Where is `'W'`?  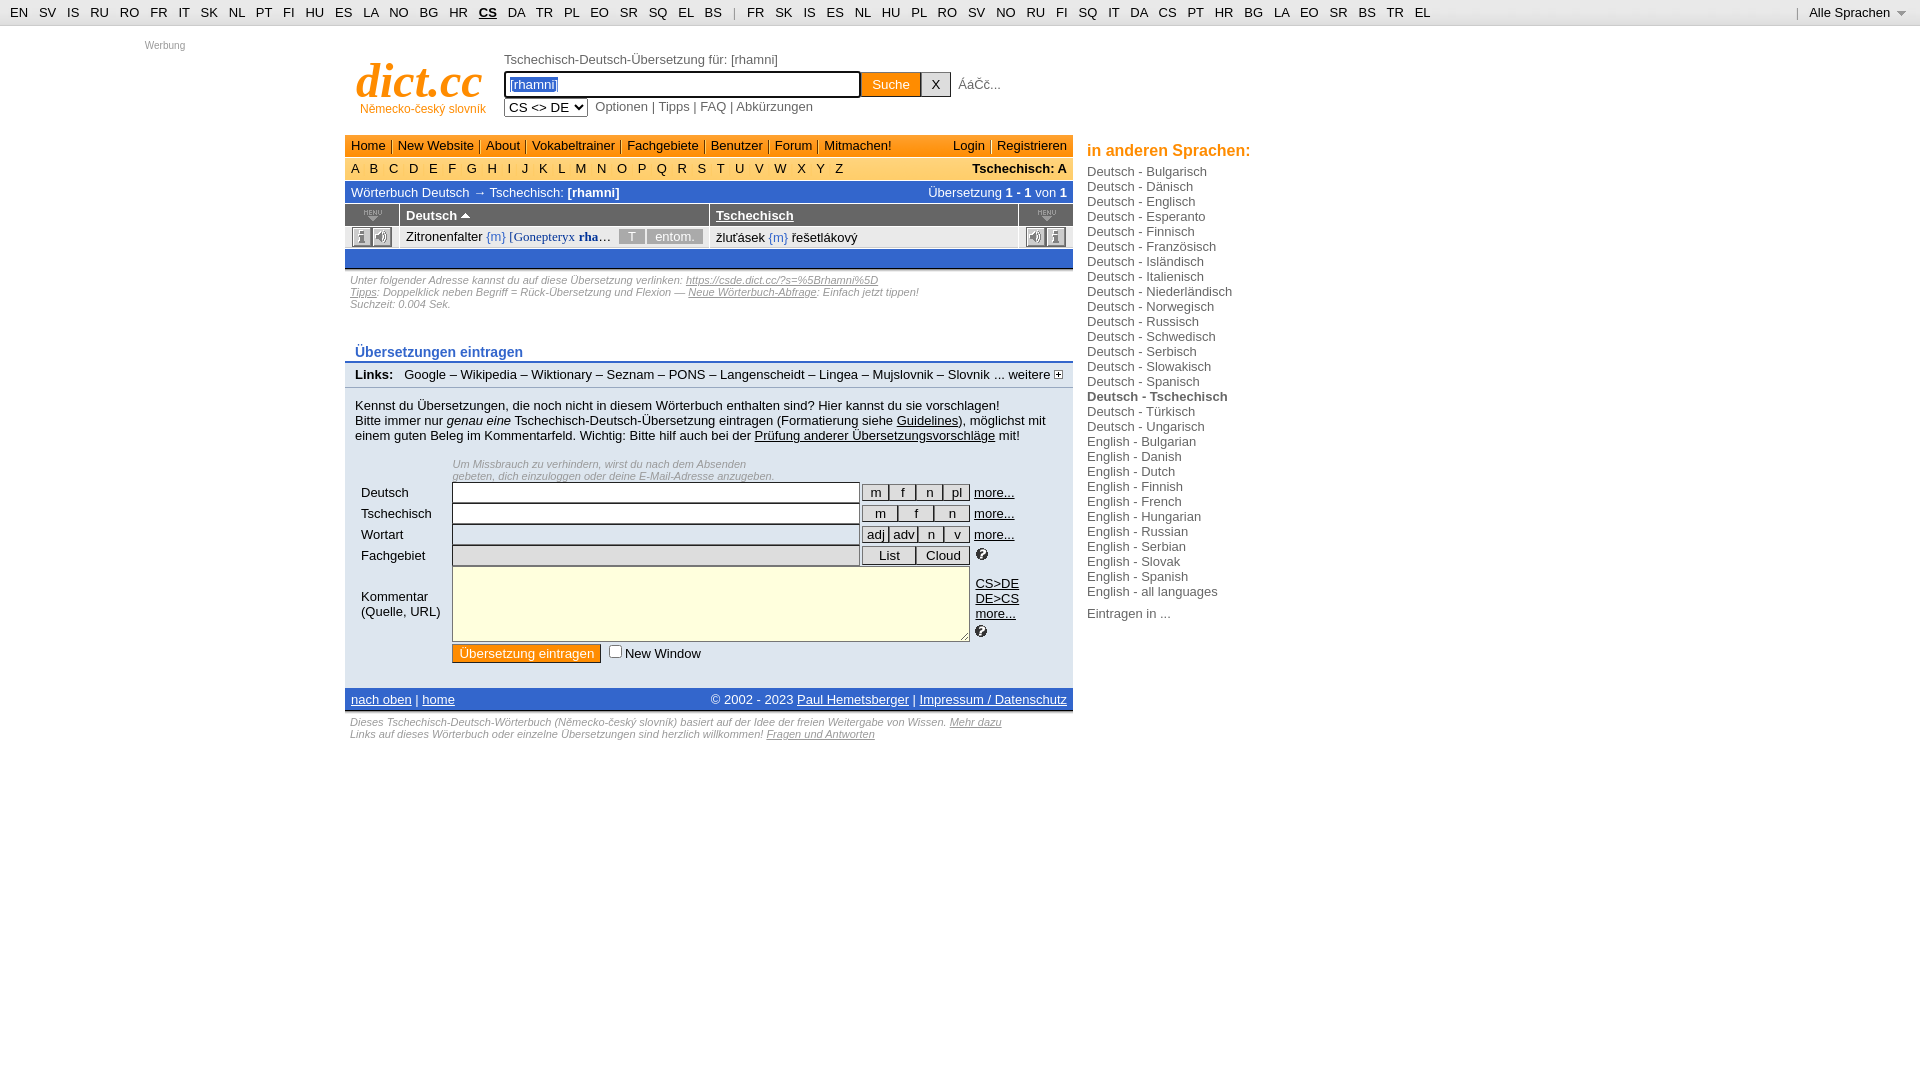 'W' is located at coordinates (780, 167).